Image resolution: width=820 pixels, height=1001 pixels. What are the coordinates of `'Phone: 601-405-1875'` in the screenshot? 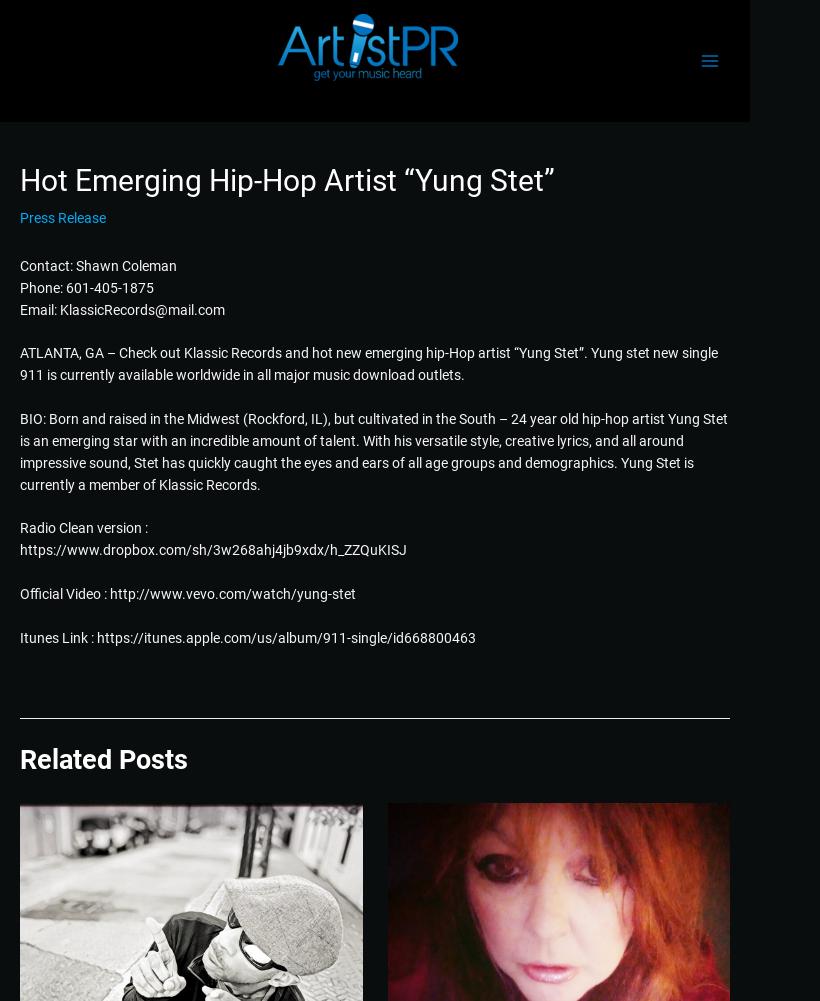 It's located at (87, 286).